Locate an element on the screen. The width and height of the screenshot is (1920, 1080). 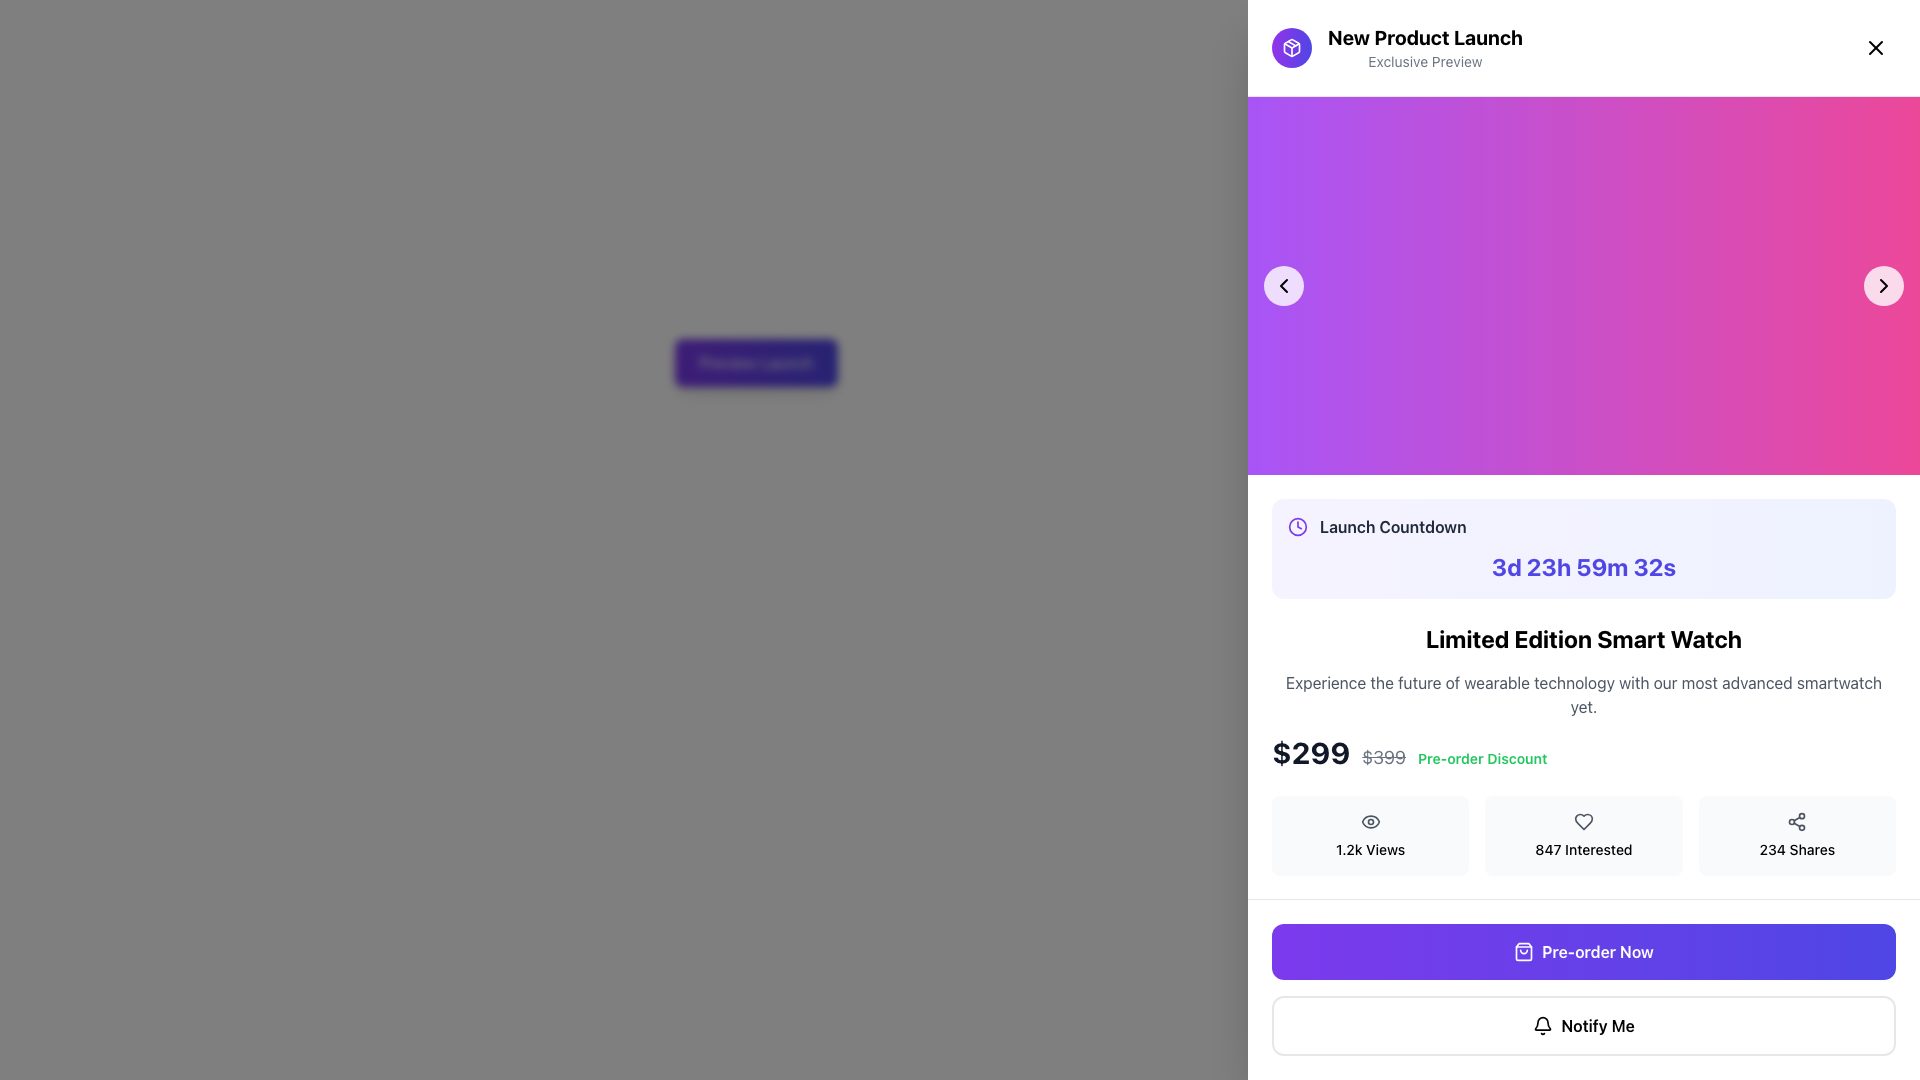
text 'New Product Launch' from the title section located at the top-right corner of the page, to the left of the close button is located at coordinates (1396, 46).